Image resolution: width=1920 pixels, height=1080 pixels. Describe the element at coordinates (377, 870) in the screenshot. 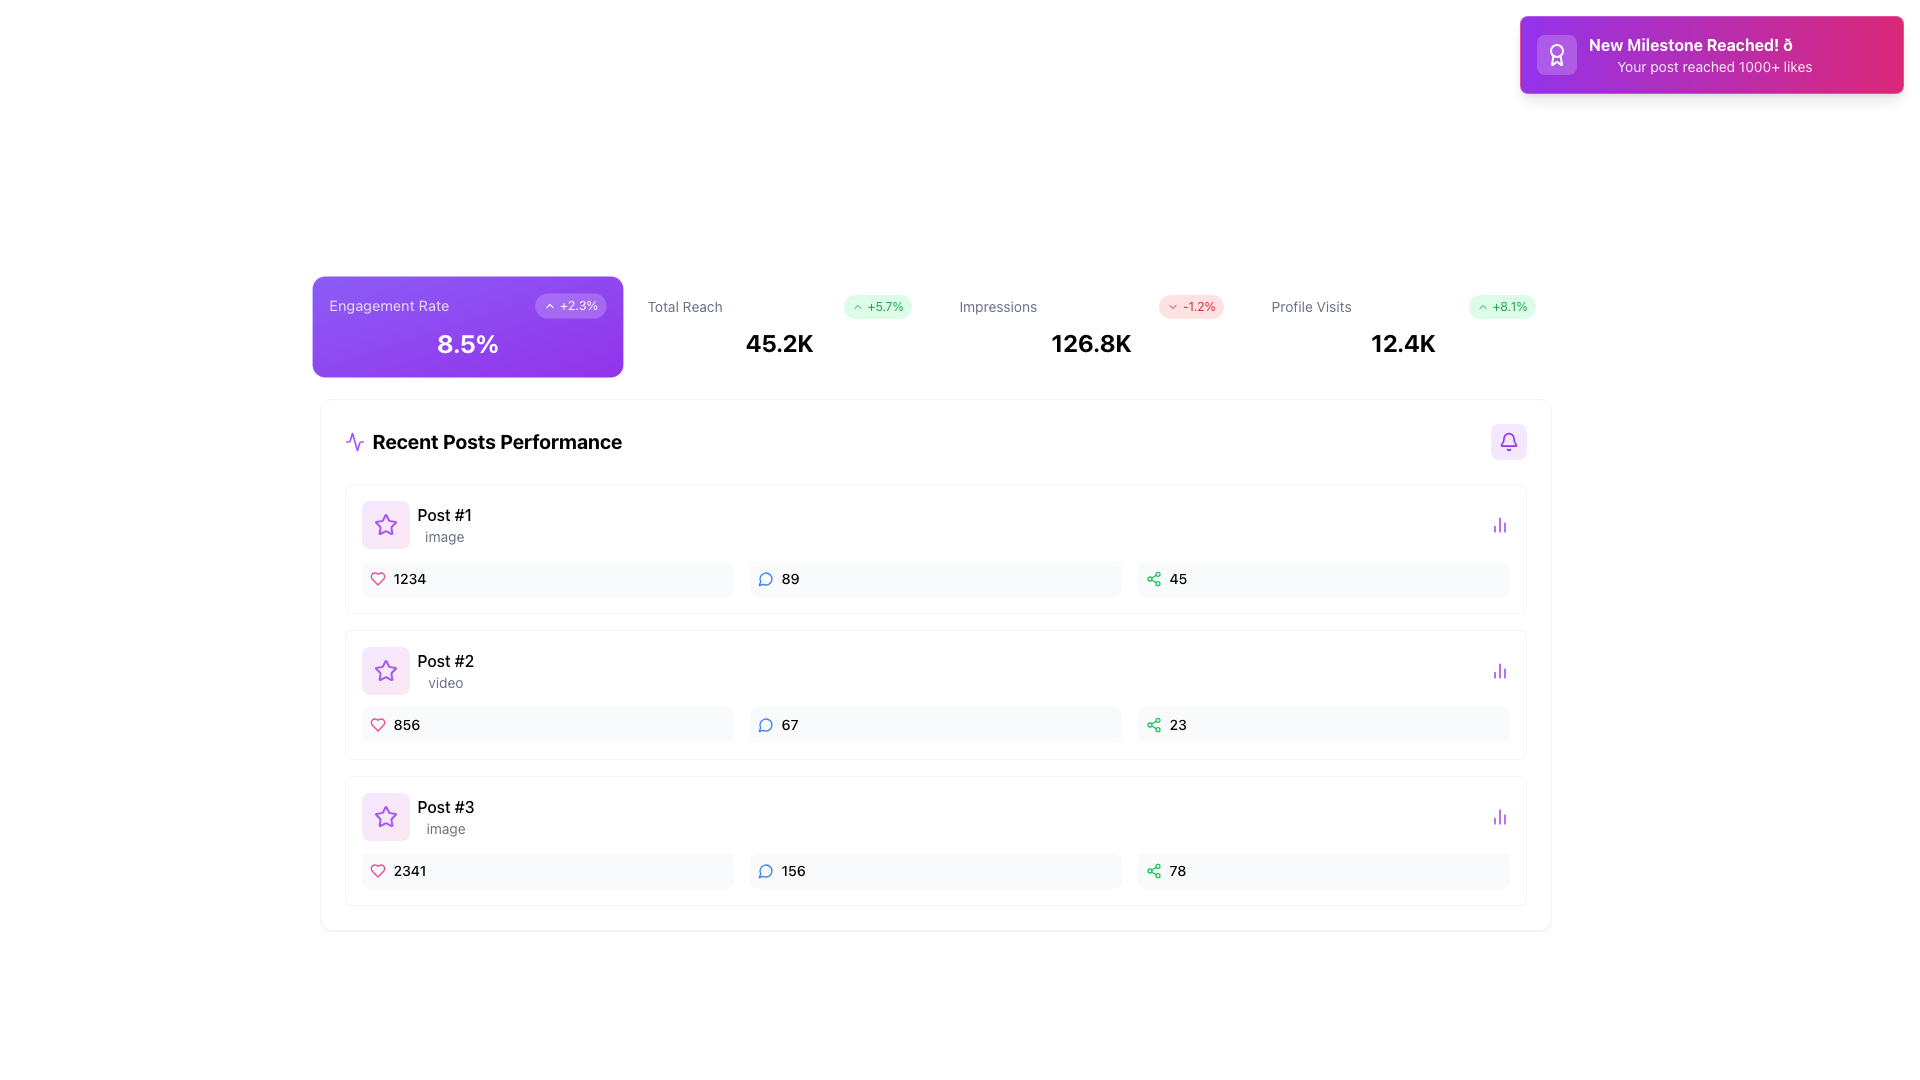

I see `the heart icon in the third row of the 'Recent Posts Performance' section, located directly to the left of the number '2341', to signify a like or favorite action` at that location.